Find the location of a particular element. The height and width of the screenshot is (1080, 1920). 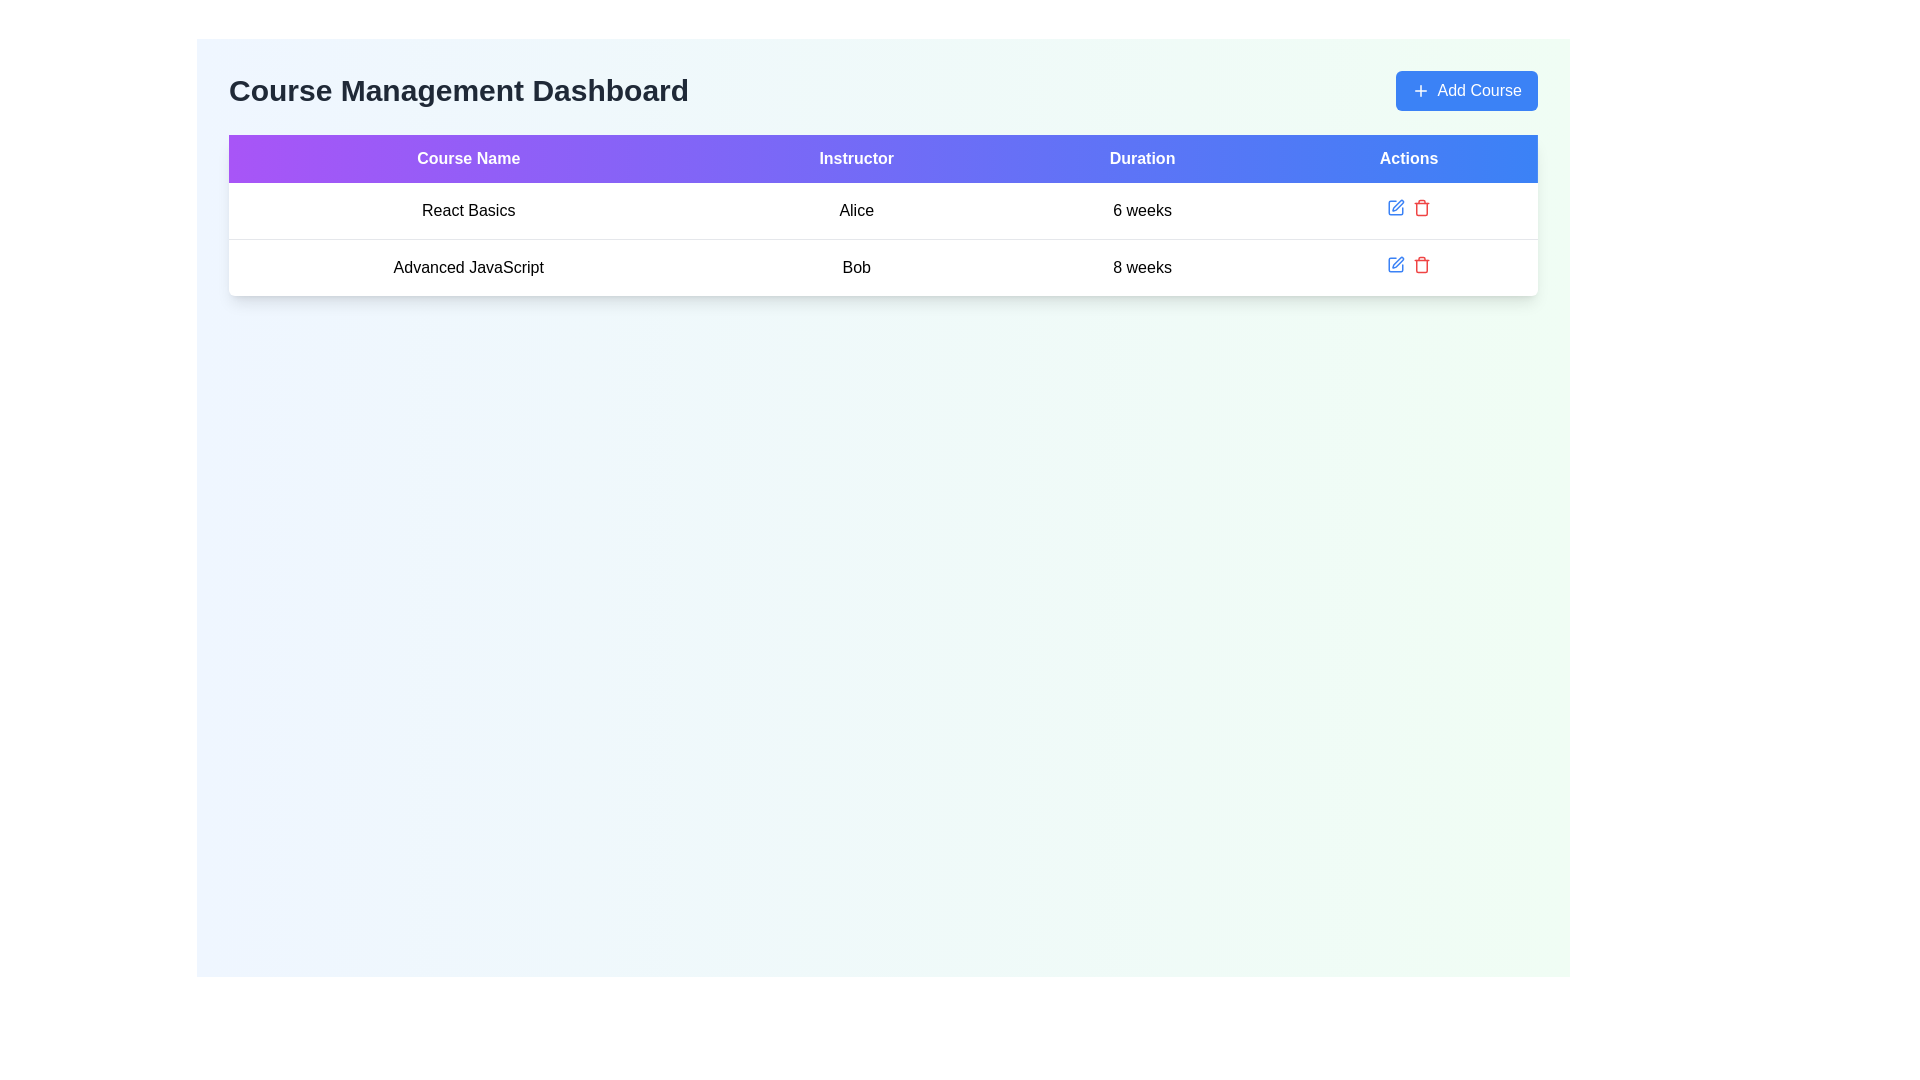

the static text element displaying 'Advanced JavaScript' which is the first cell of the second row under the 'Course Name' column is located at coordinates (467, 266).